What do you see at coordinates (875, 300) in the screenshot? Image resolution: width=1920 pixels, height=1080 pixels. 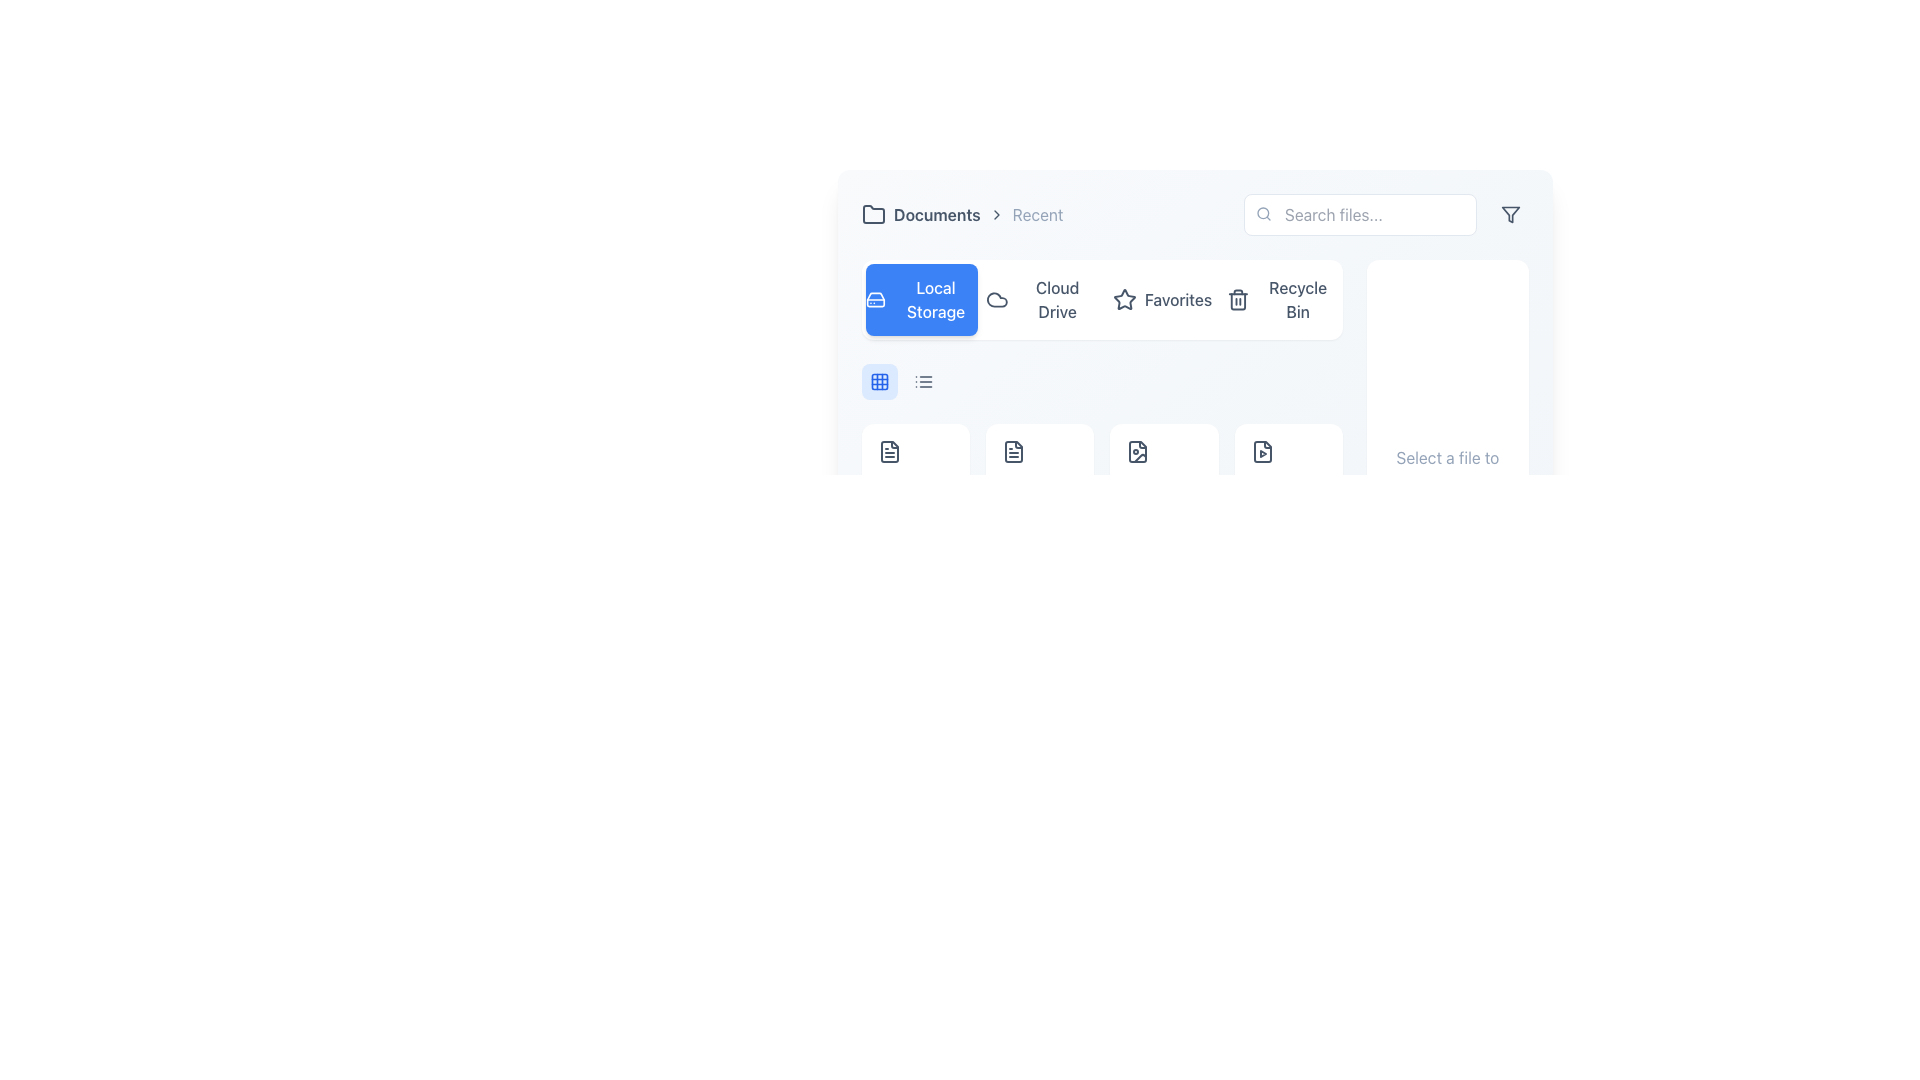 I see `the 'Local Storage' icon located to the left of the text 'Local Storage' in the upper-left portion of the interface's navigation menu` at bounding box center [875, 300].